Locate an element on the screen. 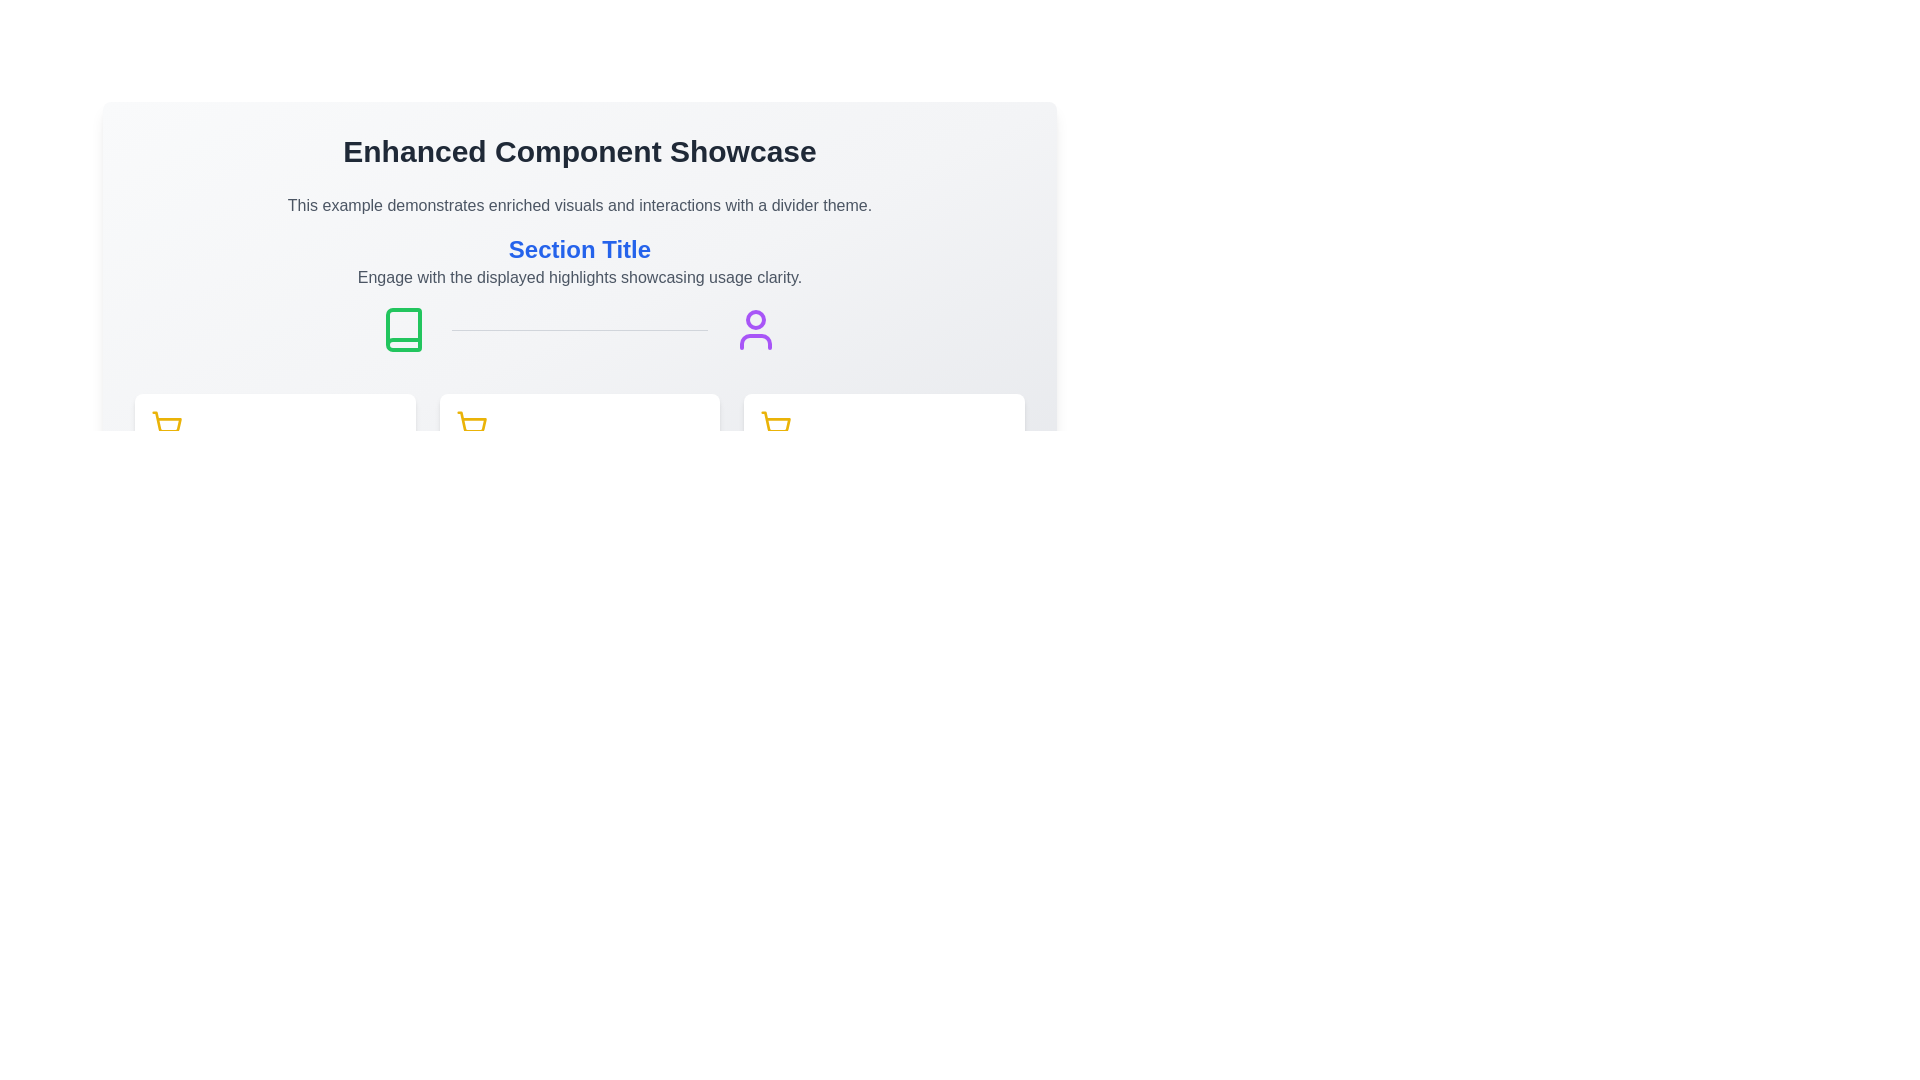  the user silhouette icon, which is styled in purple and located below the 'Section Title', as the third icon from the left in a horizontal arrangement is located at coordinates (754, 329).